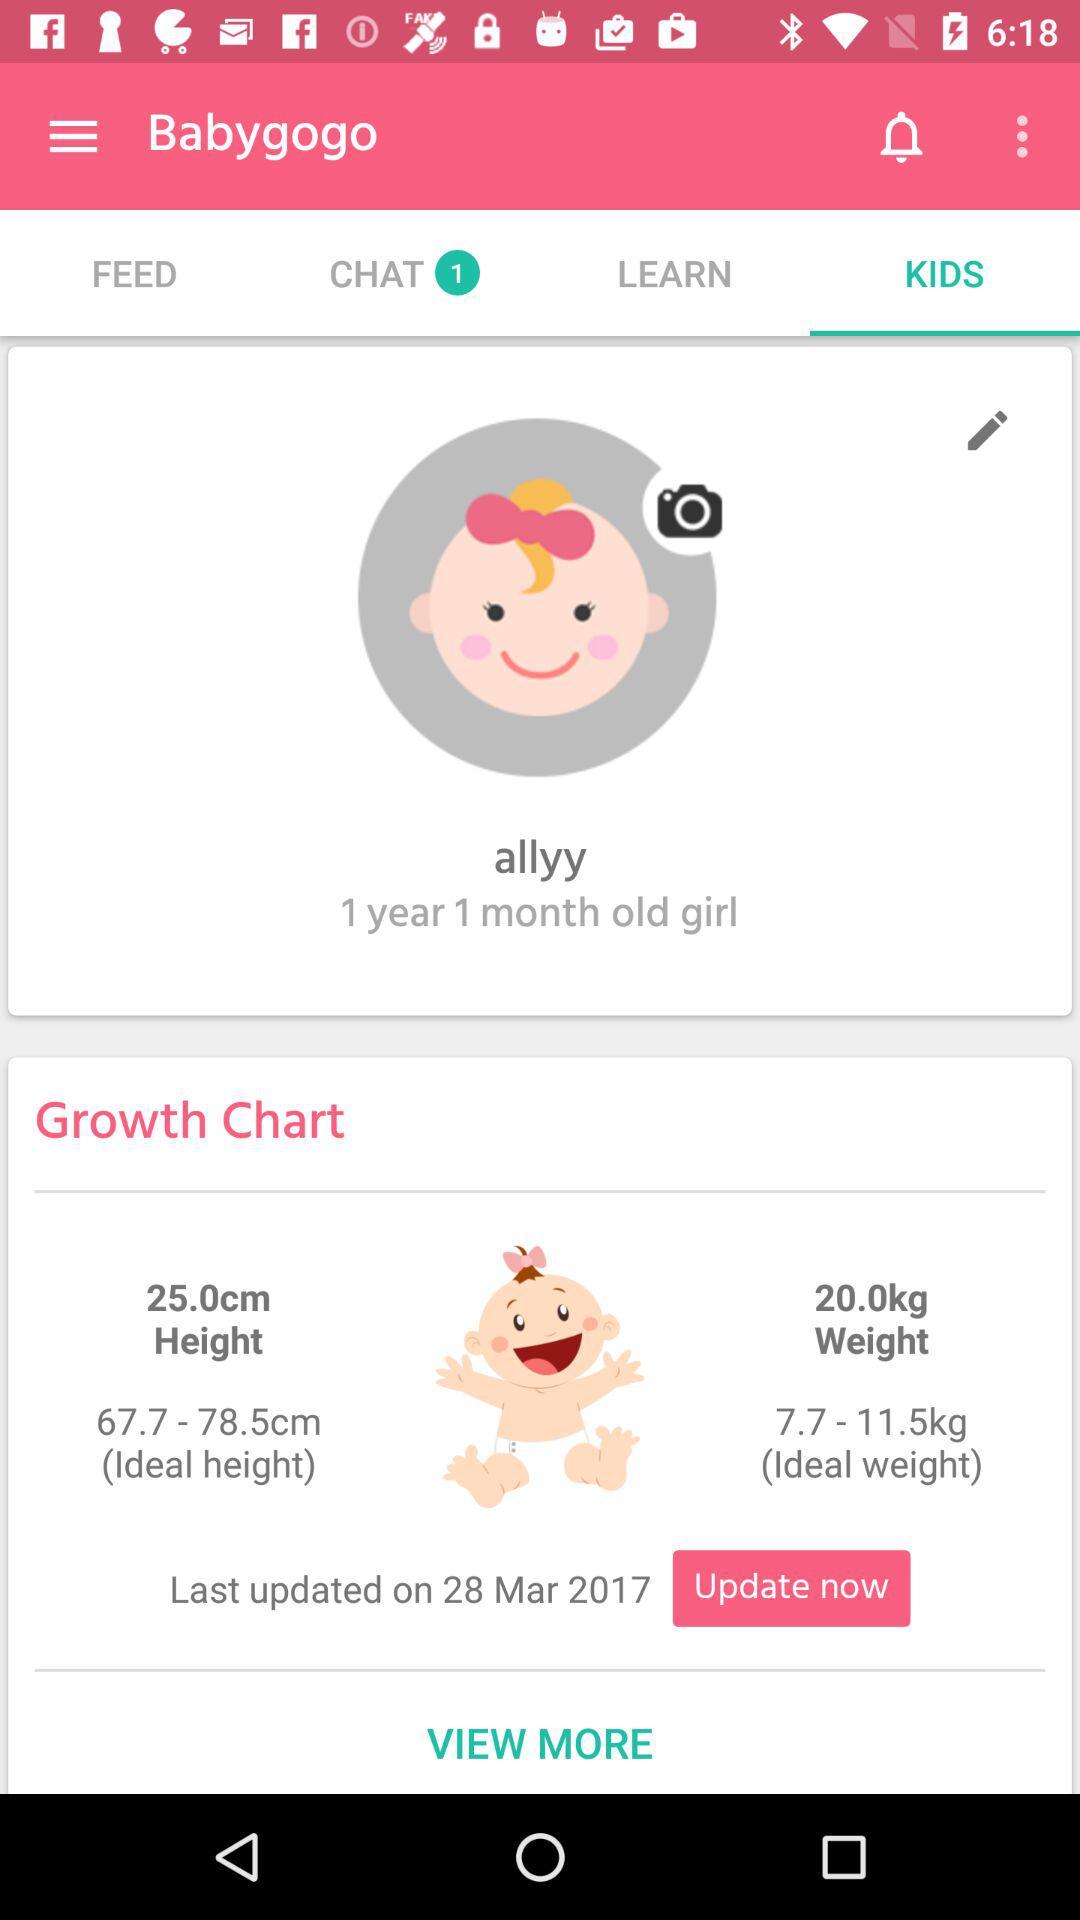 The height and width of the screenshot is (1920, 1080). Describe the element at coordinates (540, 597) in the screenshot. I see `profile photo option` at that location.